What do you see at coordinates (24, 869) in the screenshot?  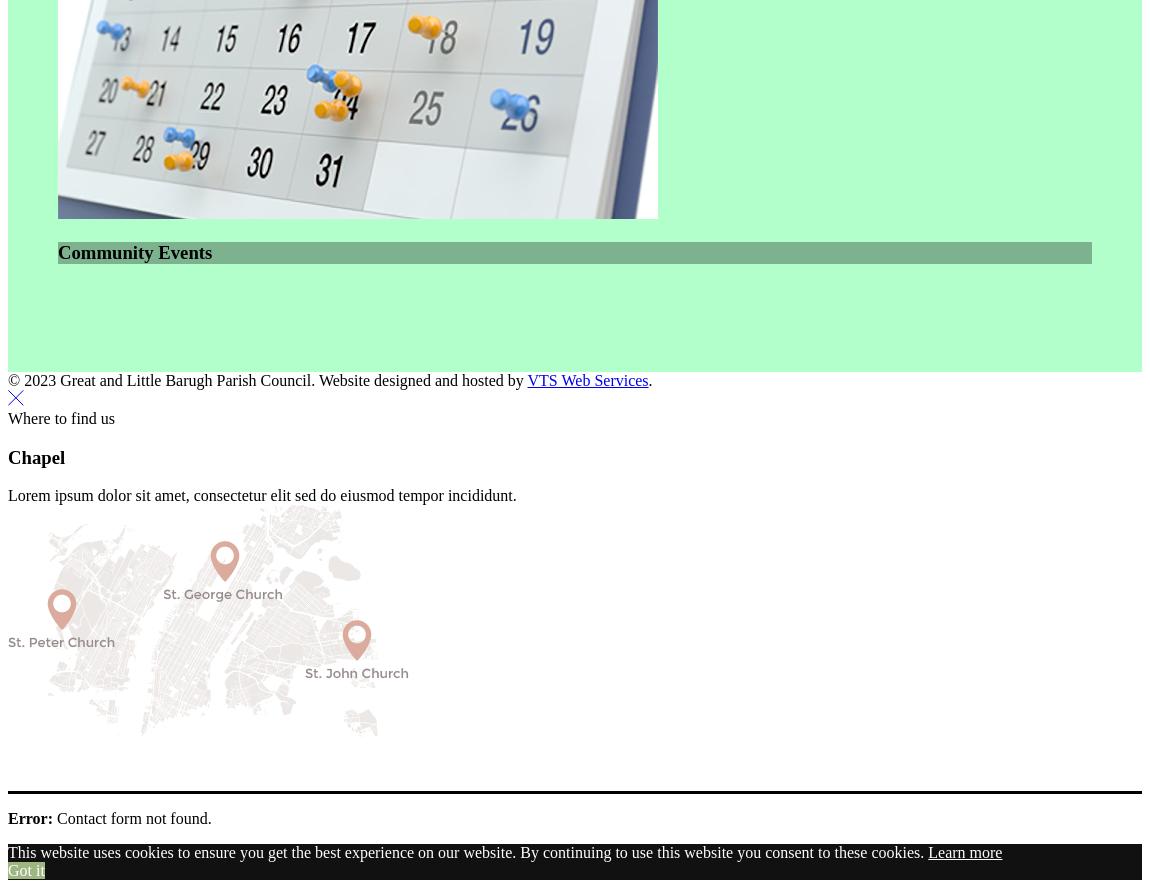 I see `'Got it'` at bounding box center [24, 869].